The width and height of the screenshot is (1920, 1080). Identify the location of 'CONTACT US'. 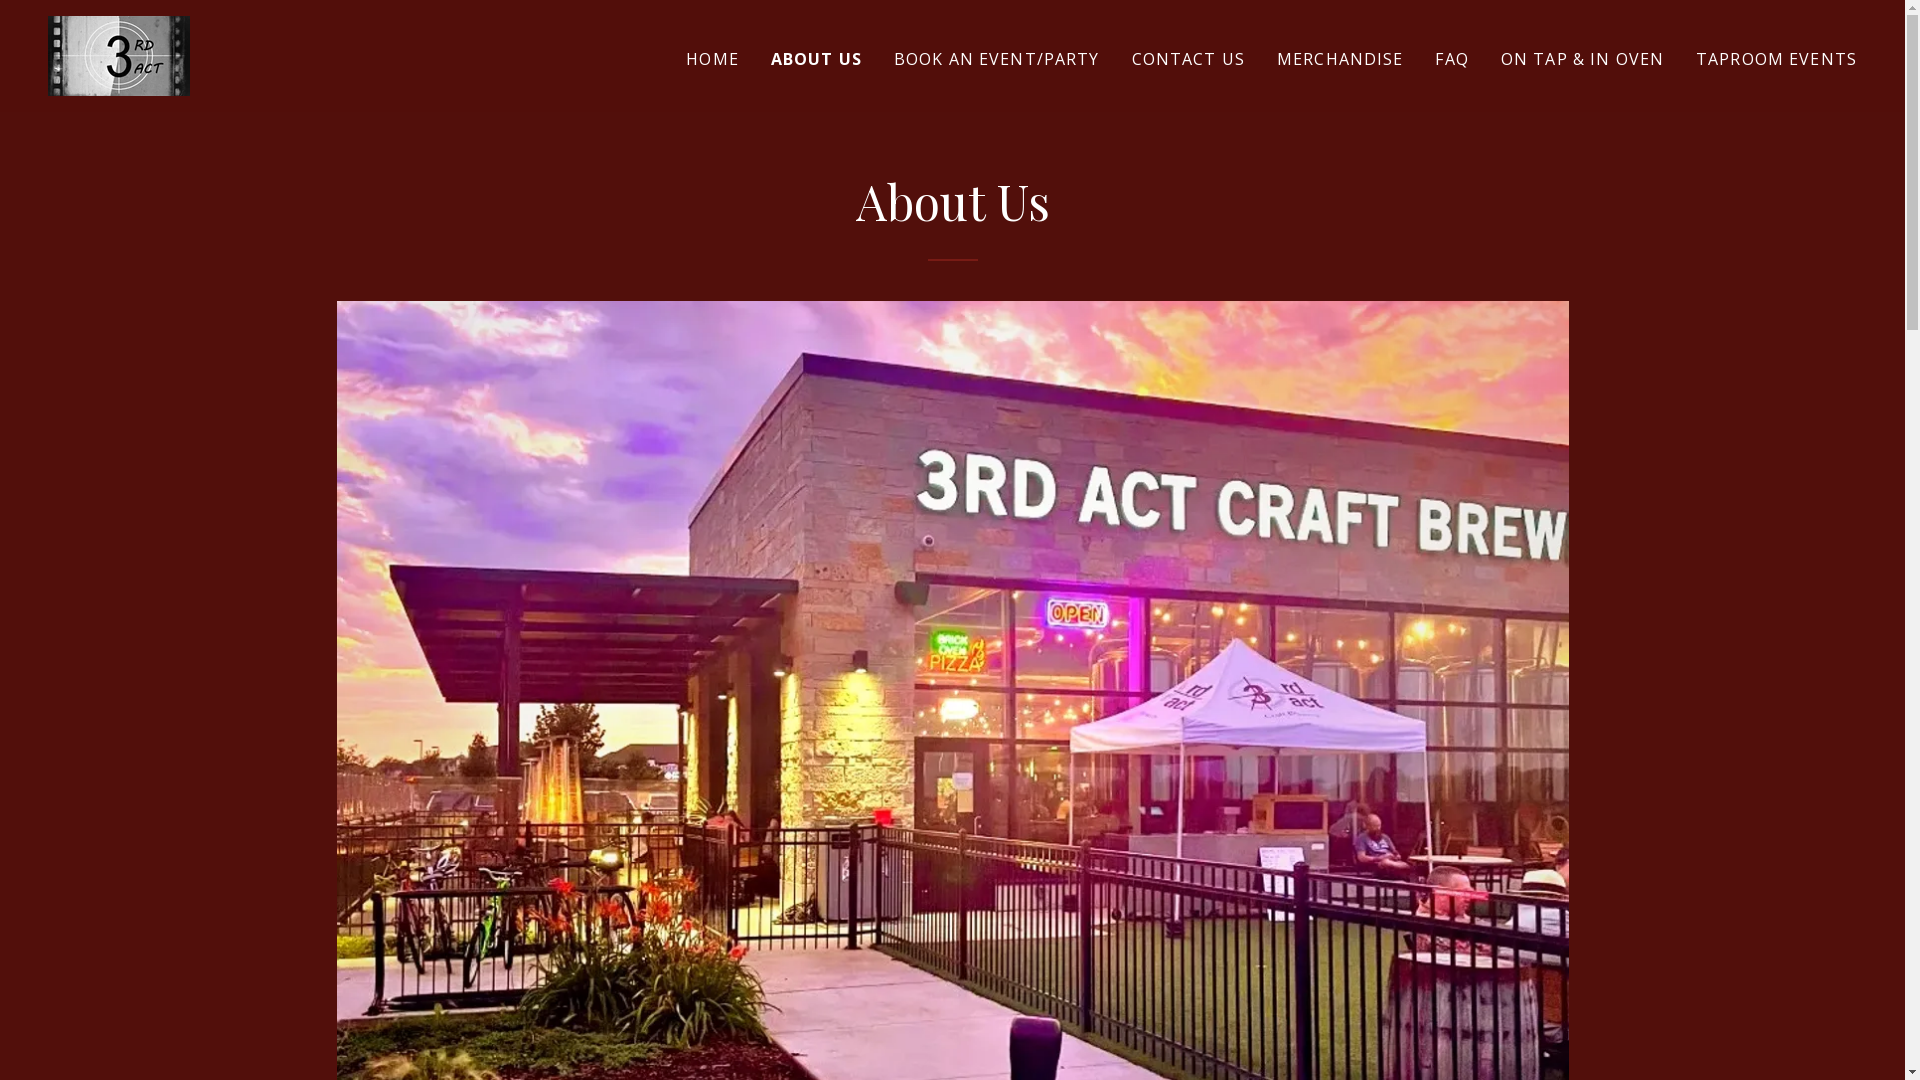
(1188, 56).